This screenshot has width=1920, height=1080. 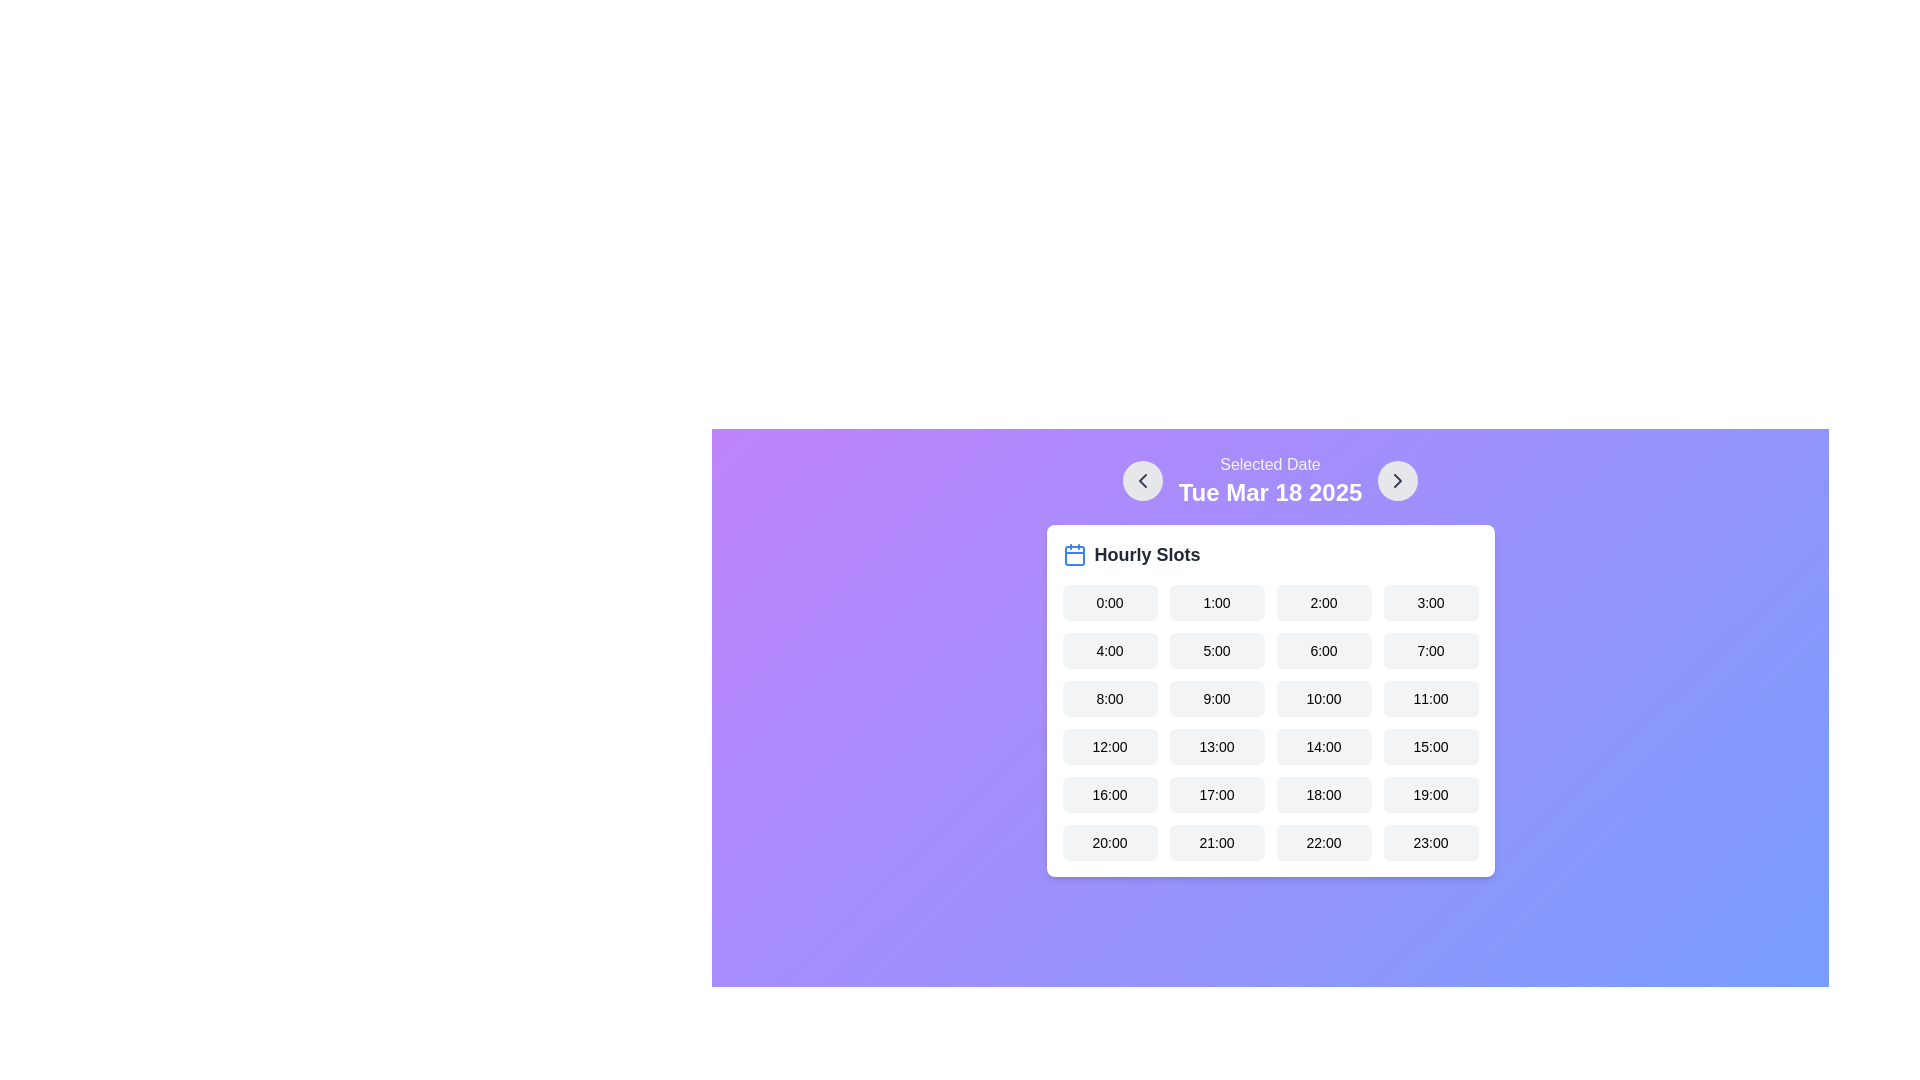 I want to click on the label indicating the purpose of the currently selected date, positioned in the upper center of the interface above the date 'Tue Mar 18 2025', so click(x=1269, y=465).